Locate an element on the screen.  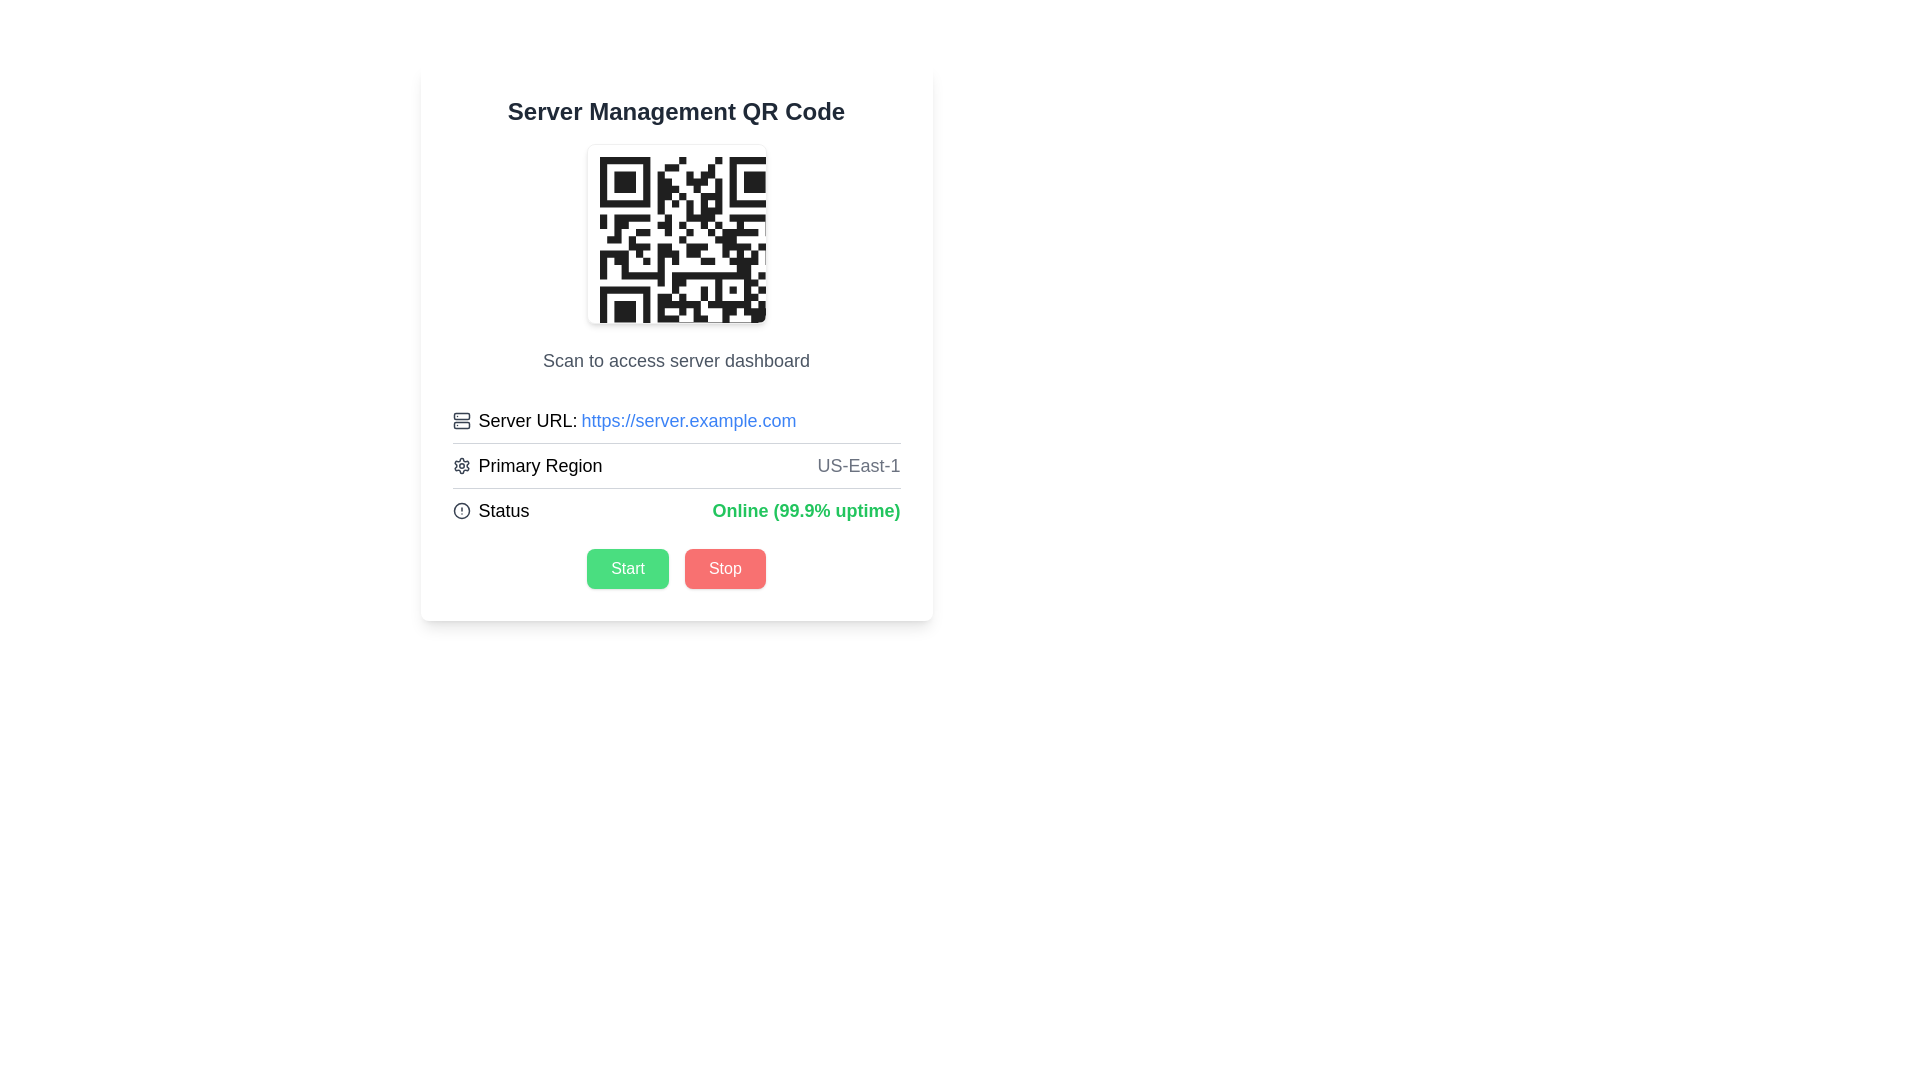
the static text UI component displaying the current selected region 'US-East-1', located next to the label 'Primary Region' is located at coordinates (859, 466).